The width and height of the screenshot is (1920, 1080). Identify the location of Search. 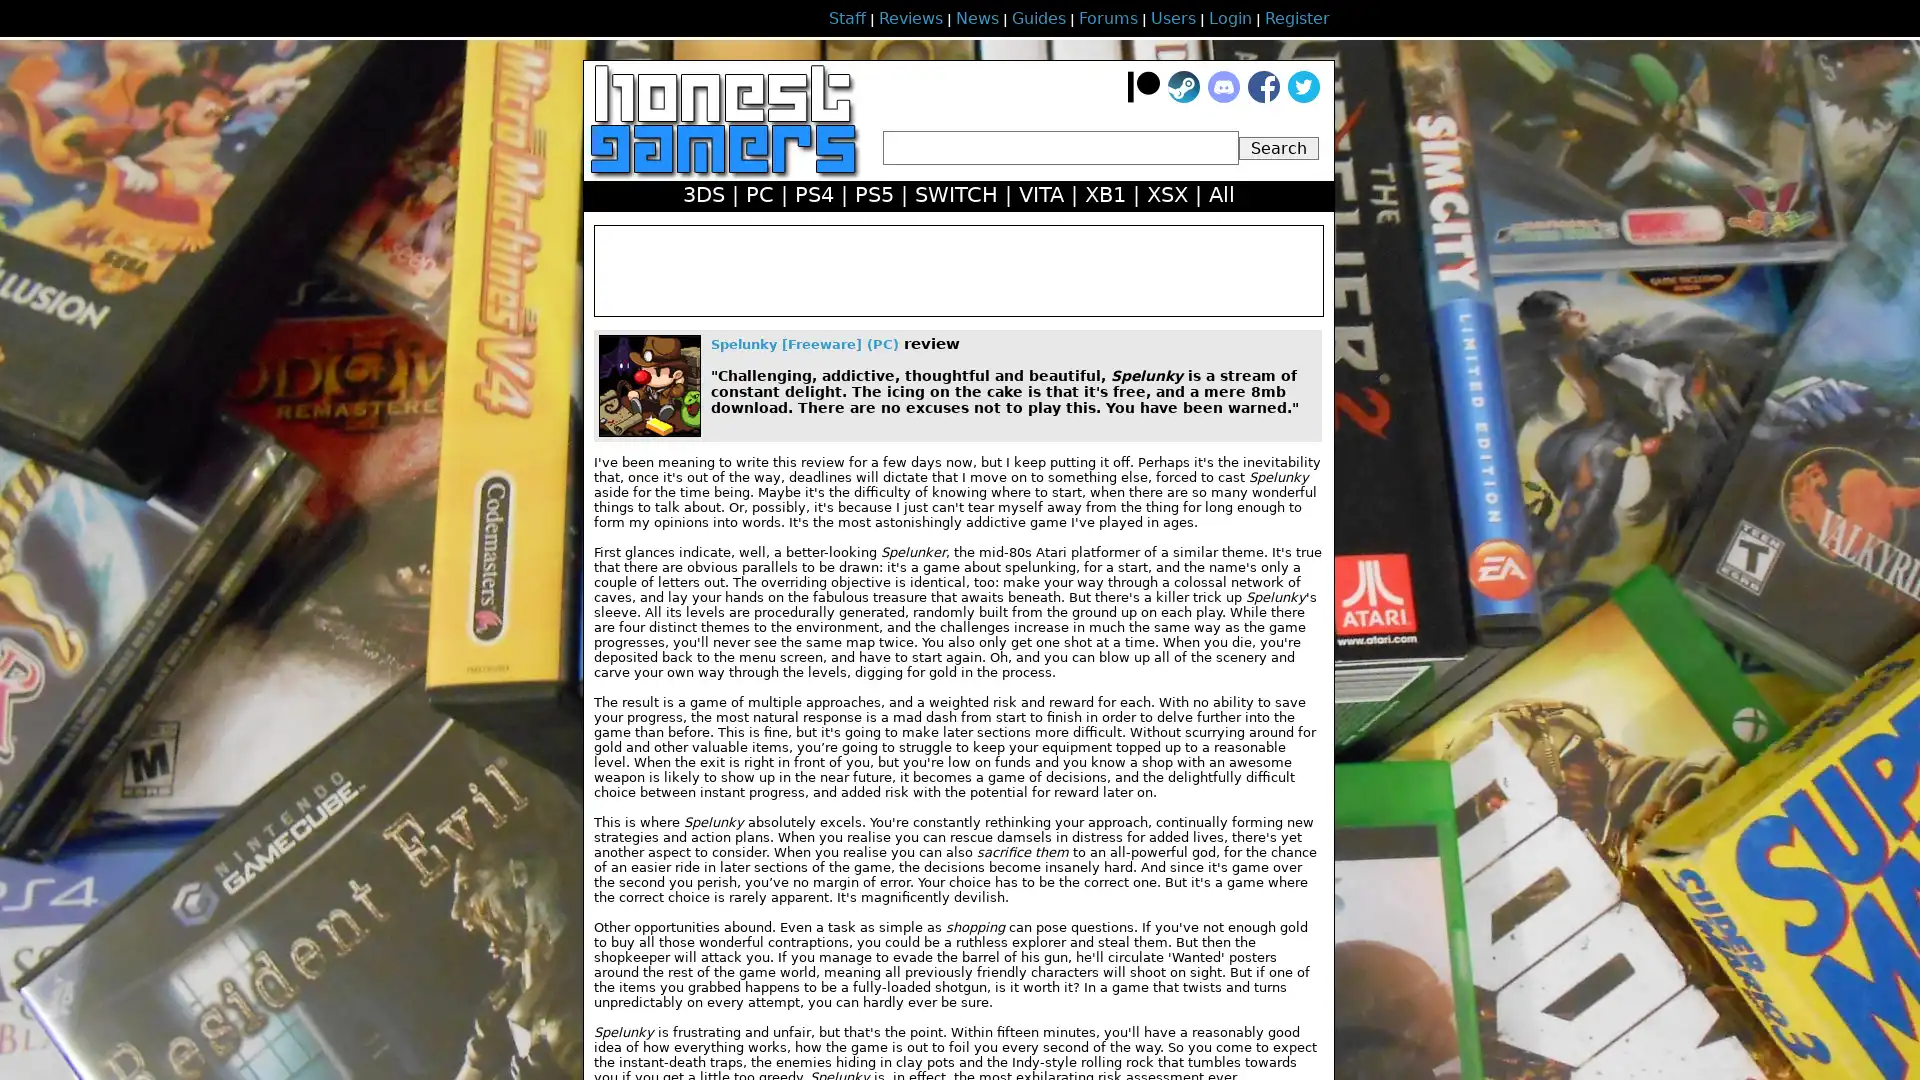
(1277, 146).